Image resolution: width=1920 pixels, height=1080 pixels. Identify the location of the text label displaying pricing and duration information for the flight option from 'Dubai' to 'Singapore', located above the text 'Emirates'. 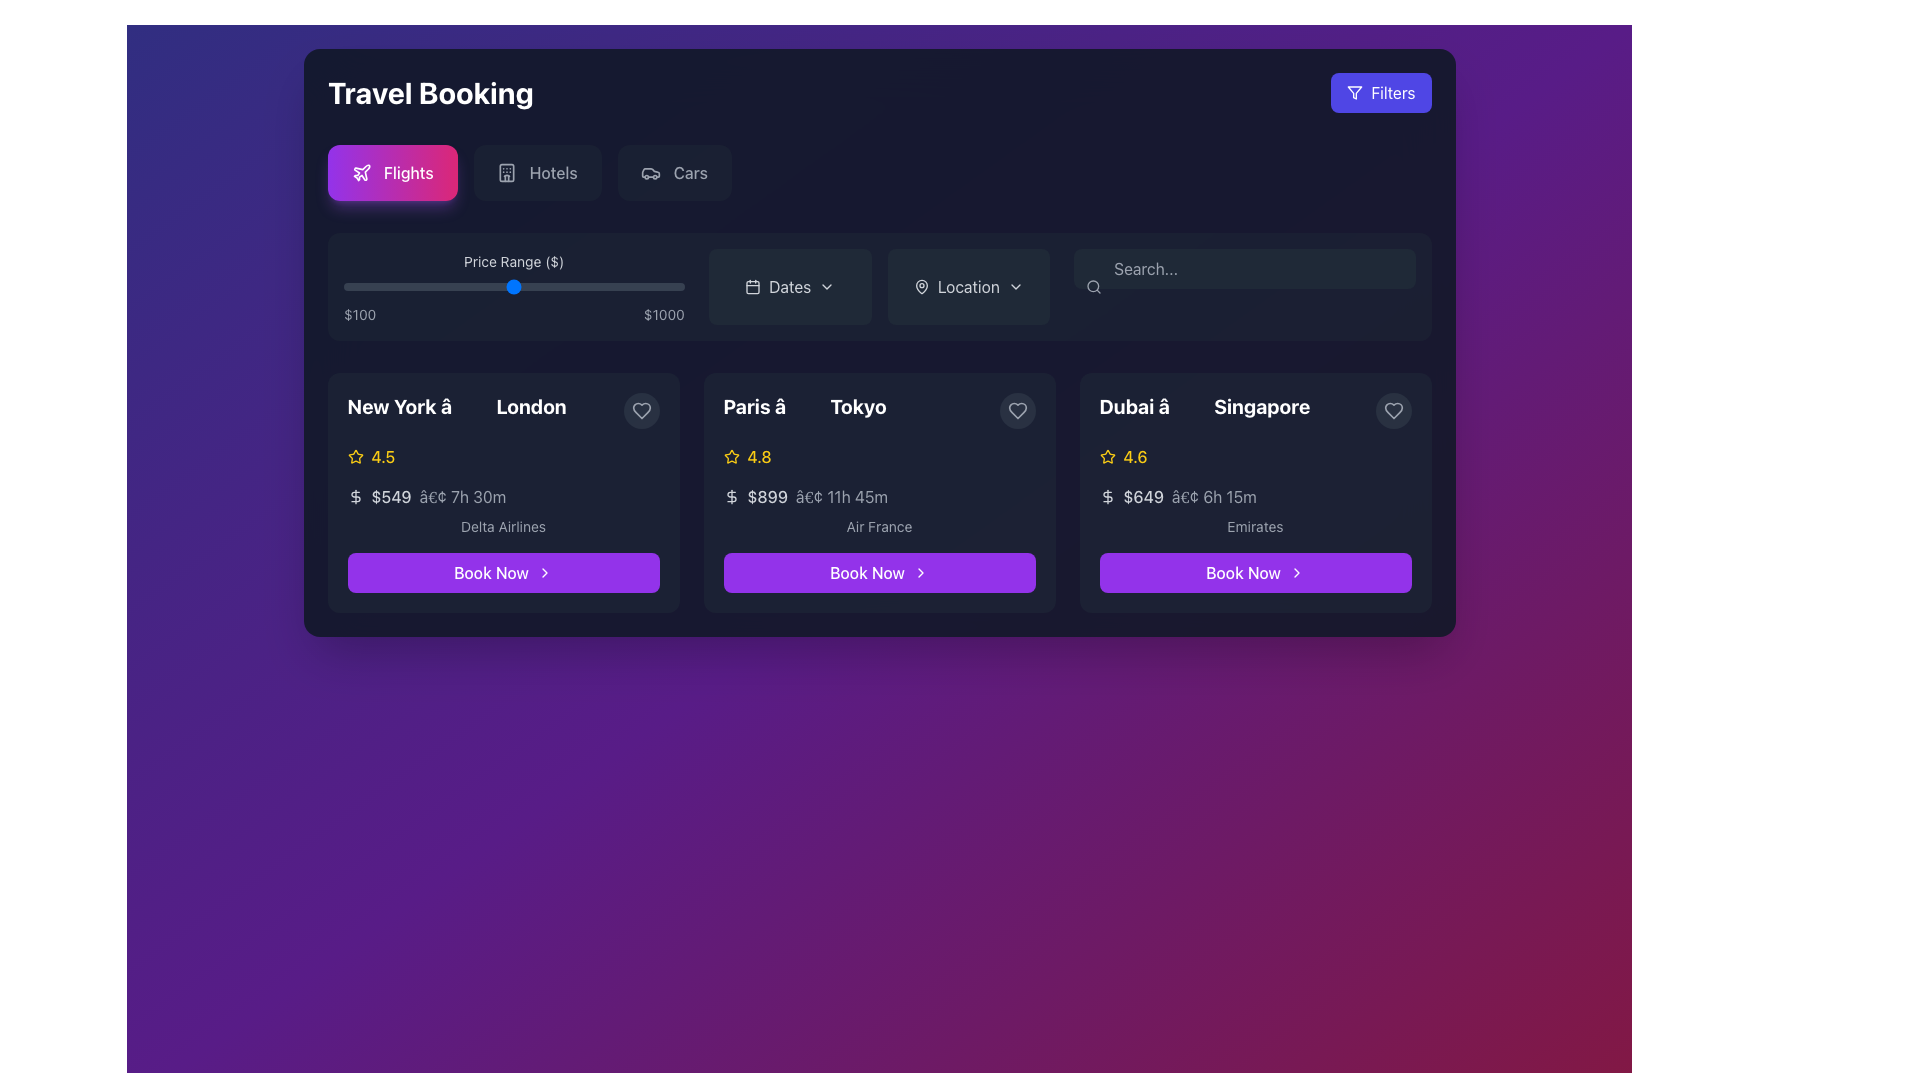
(1254, 496).